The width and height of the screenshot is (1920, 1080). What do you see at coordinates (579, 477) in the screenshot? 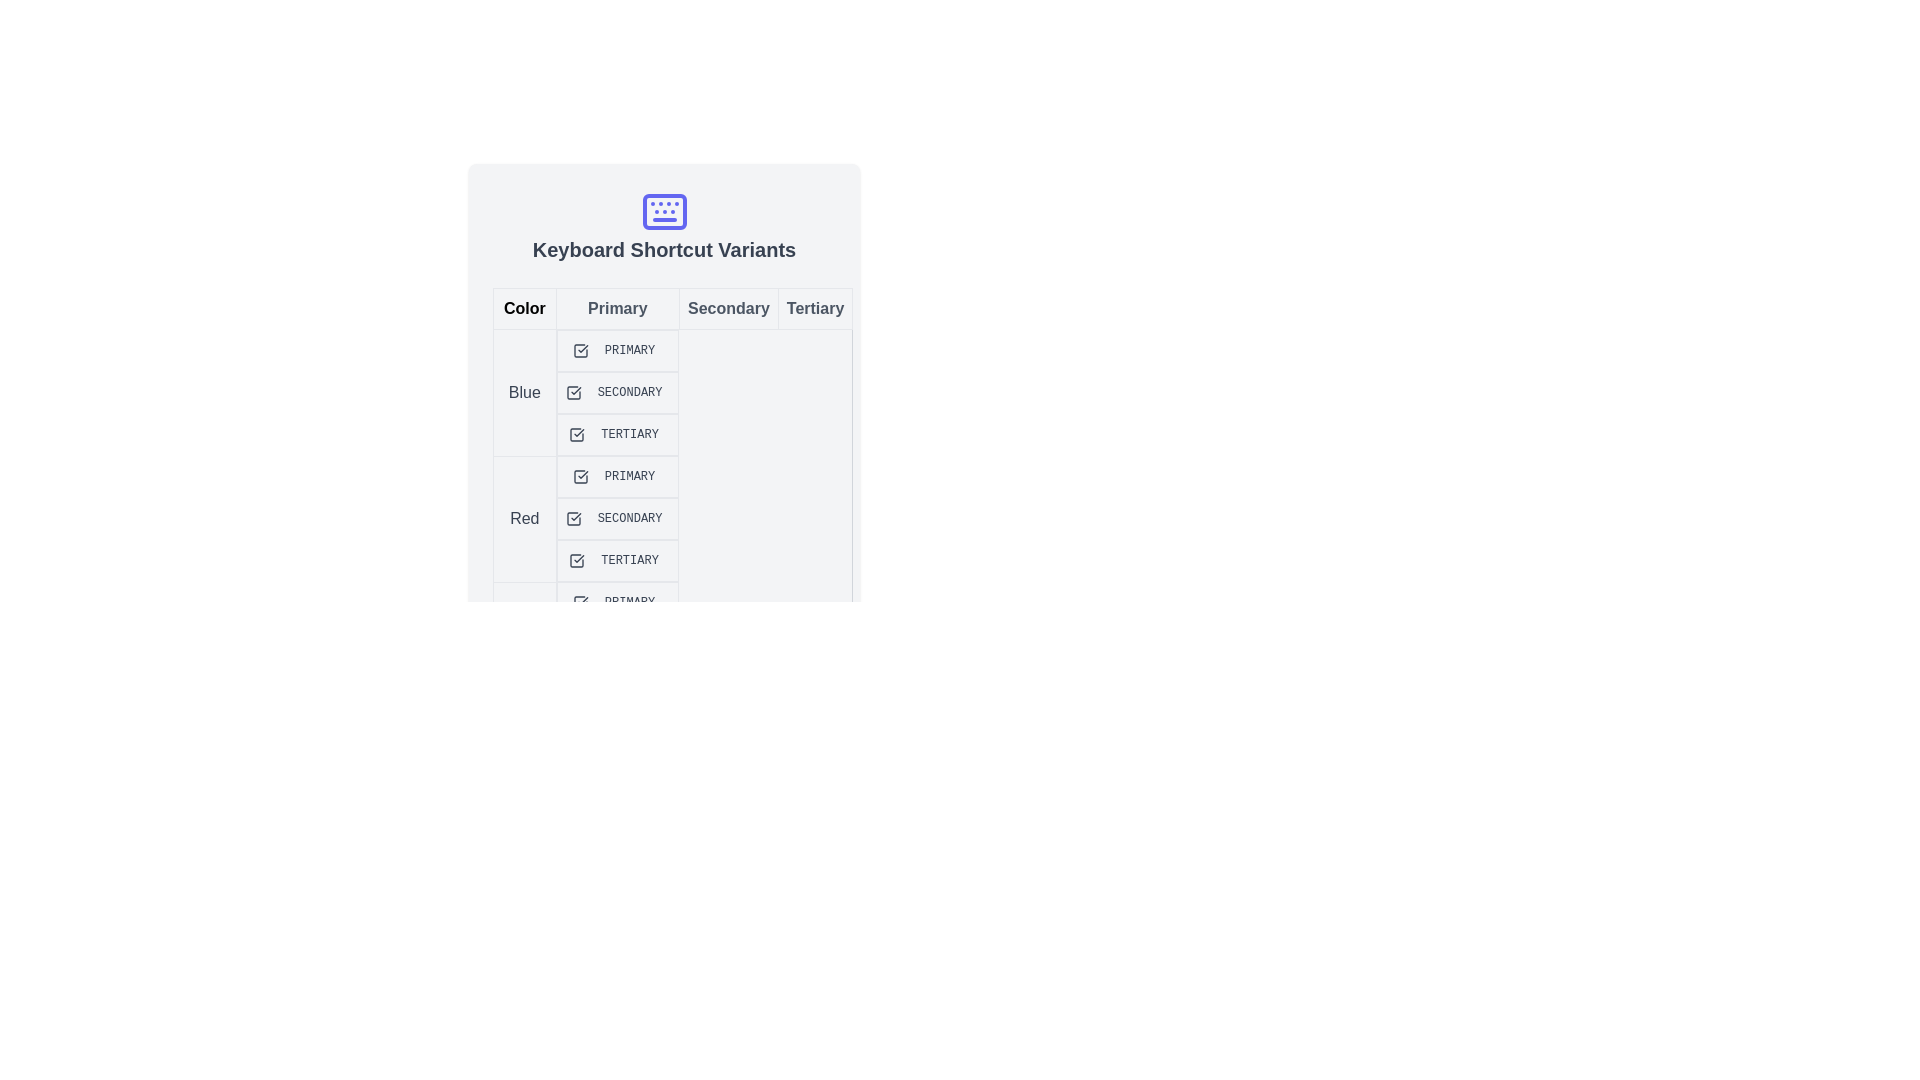
I see `the icon located in the second row of the table under the 'Primary' column, adjacent to the 'Red' label, to interact with it` at bounding box center [579, 477].